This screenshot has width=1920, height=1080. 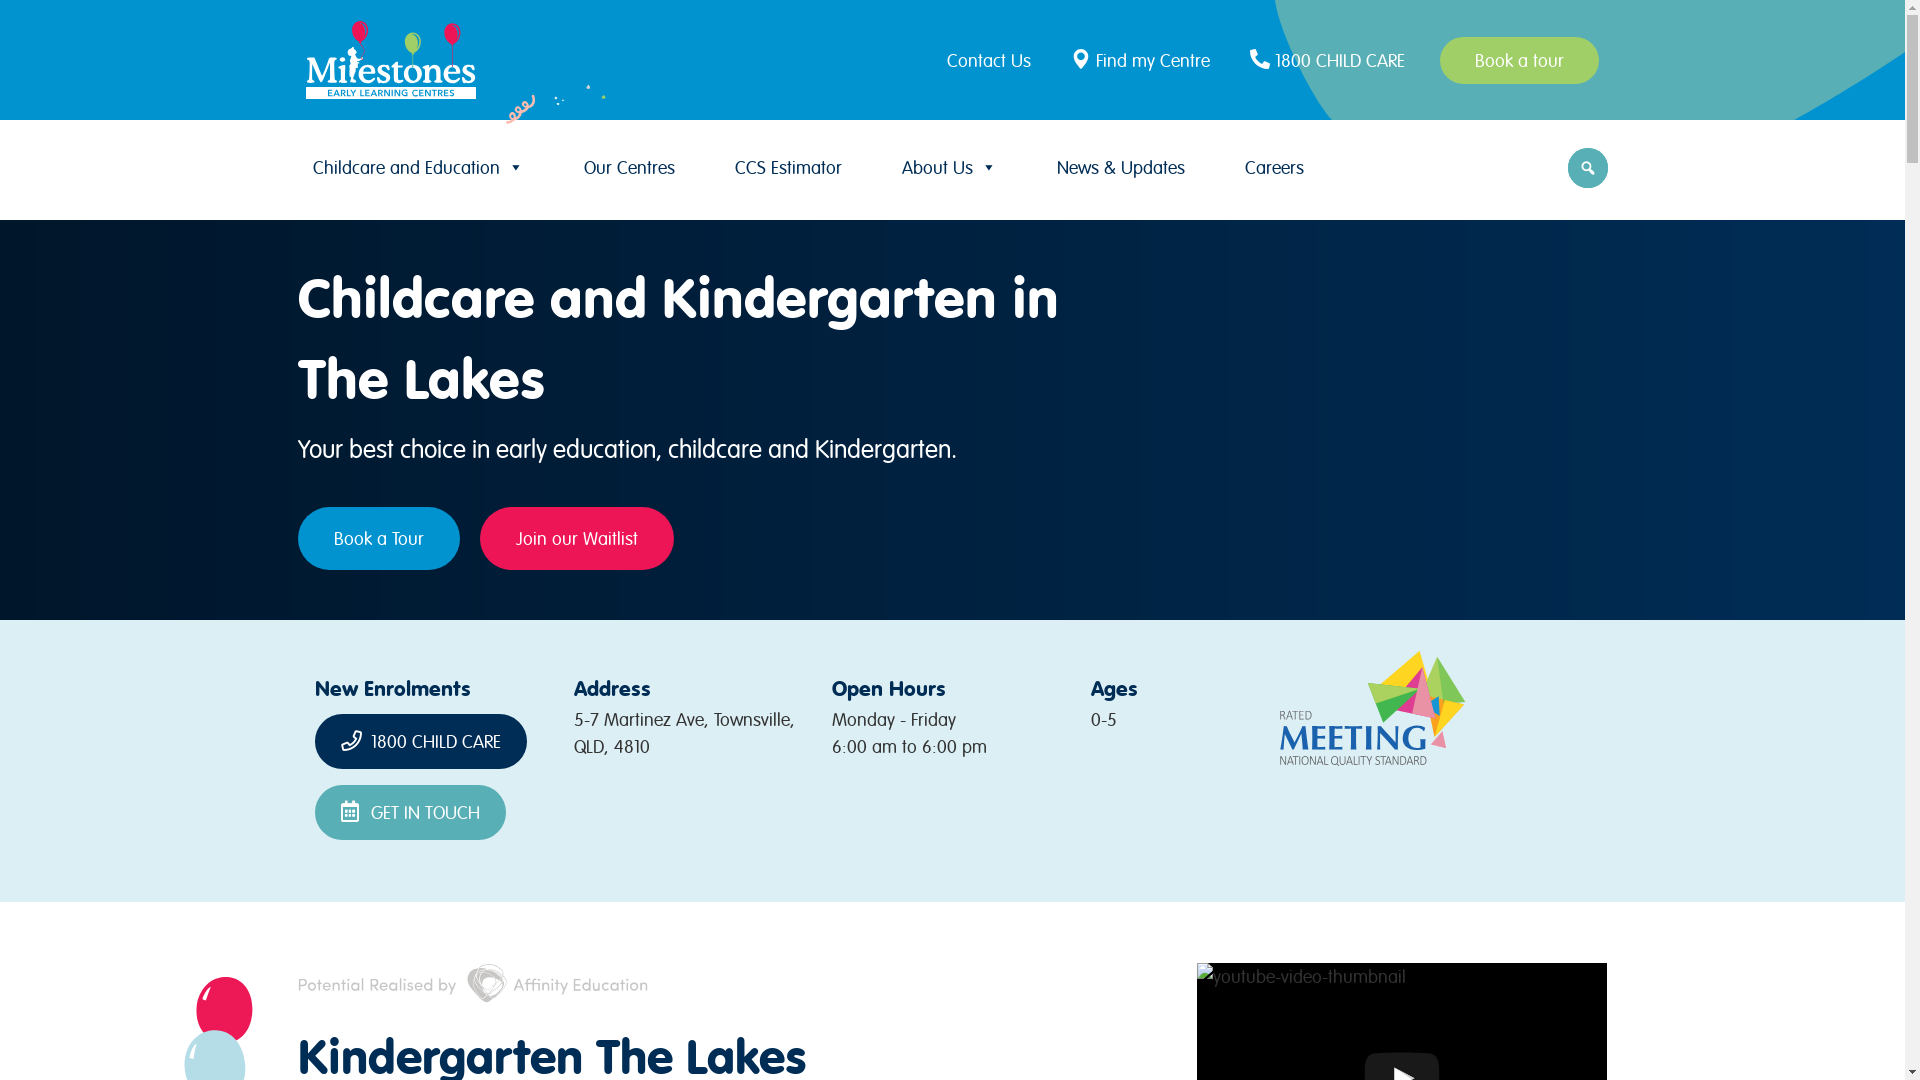 I want to click on 'Careers', so click(x=1272, y=166).